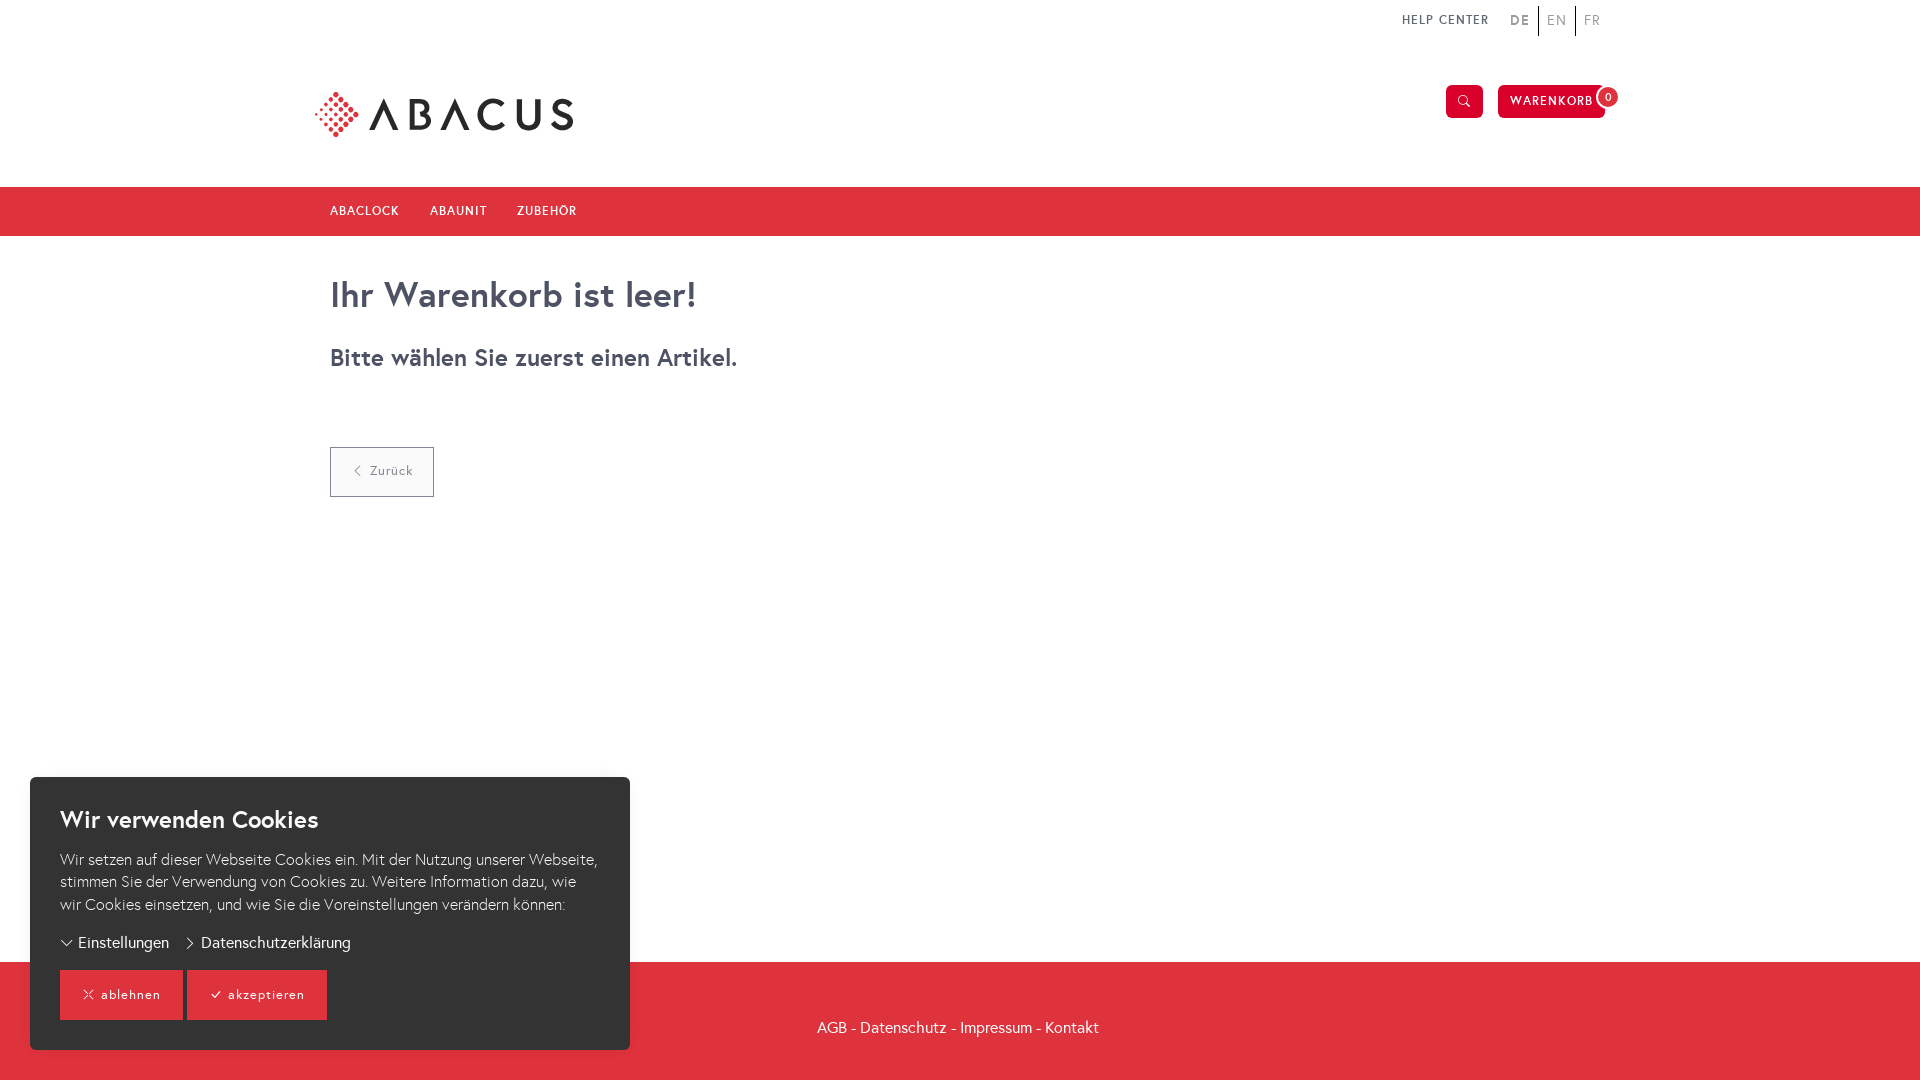  What do you see at coordinates (902, 1027) in the screenshot?
I see `'Datenschutz'` at bounding box center [902, 1027].